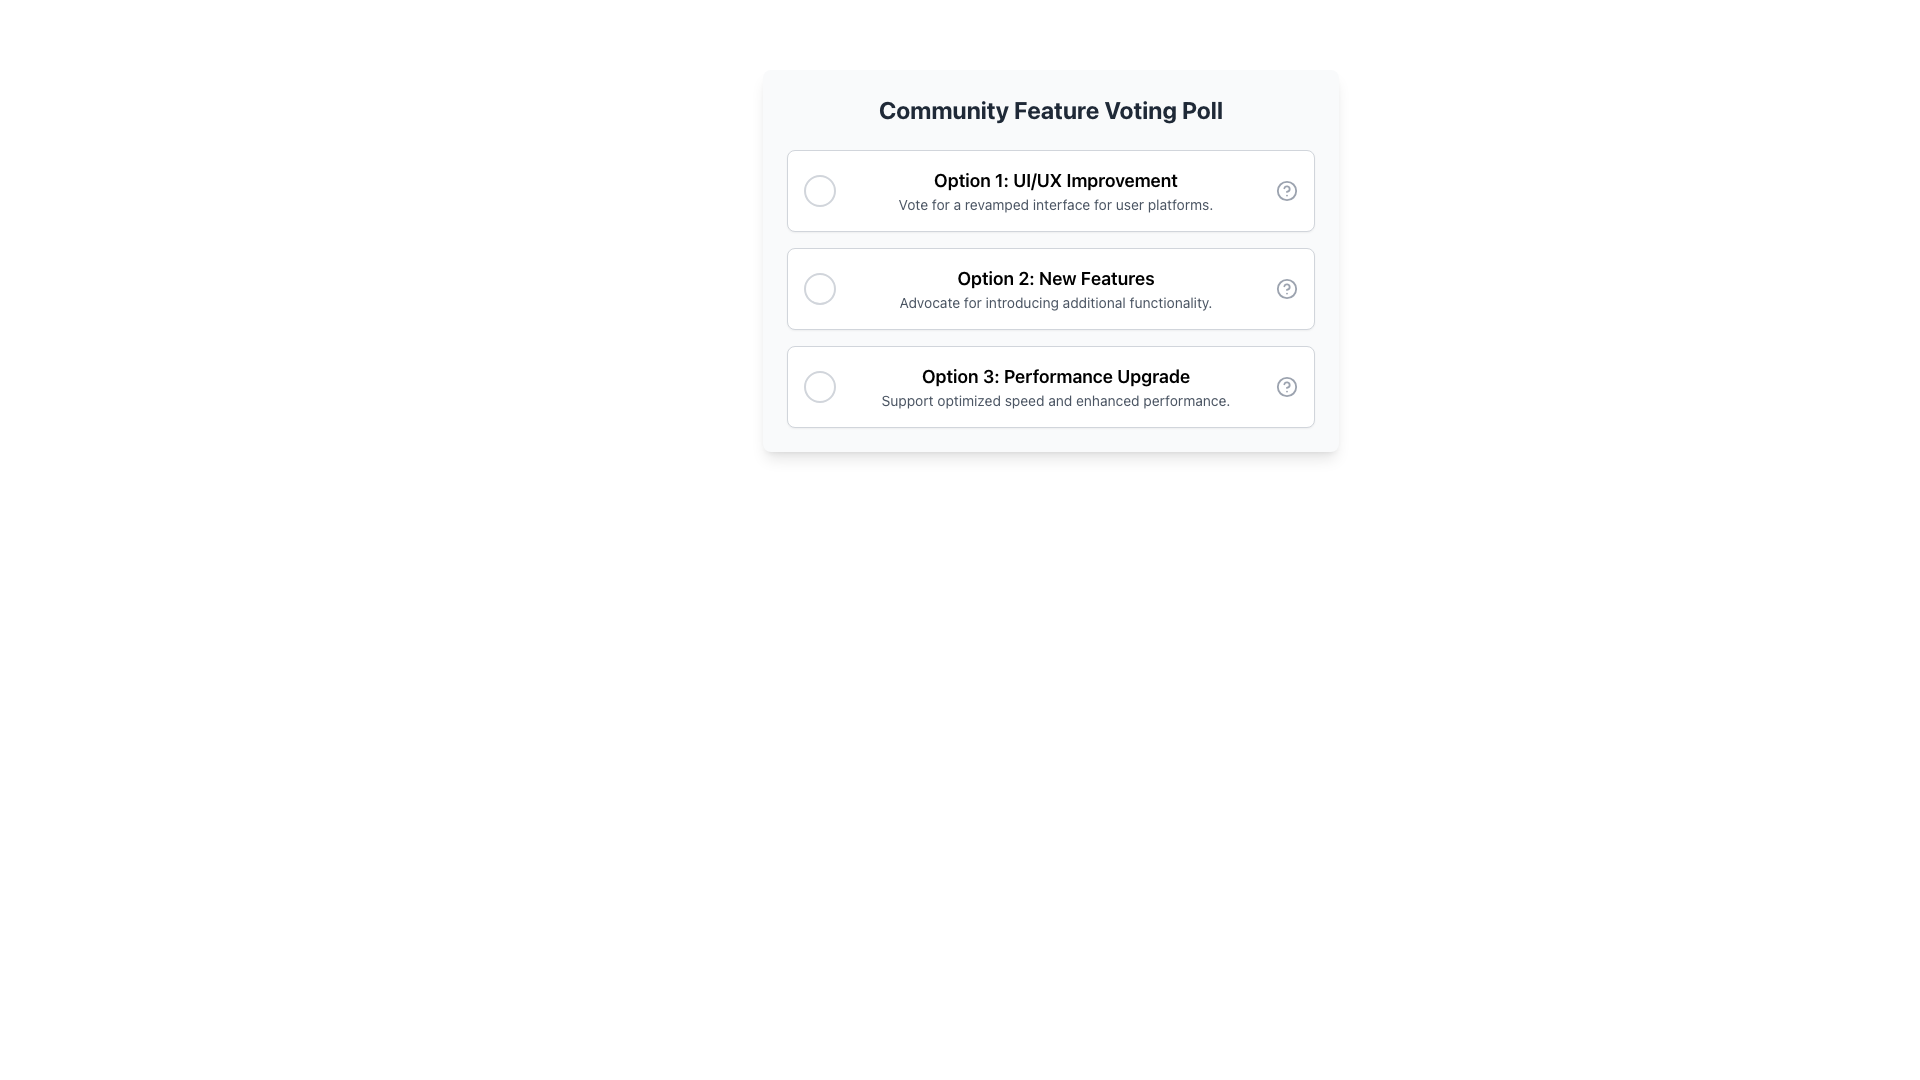 The width and height of the screenshot is (1920, 1080). I want to click on text label 'Option 1: UI/UX Improvement', which is the first option in the 'Community Feature Voting Poll' list, prominently displayed in bold and large font, so click(1055, 181).